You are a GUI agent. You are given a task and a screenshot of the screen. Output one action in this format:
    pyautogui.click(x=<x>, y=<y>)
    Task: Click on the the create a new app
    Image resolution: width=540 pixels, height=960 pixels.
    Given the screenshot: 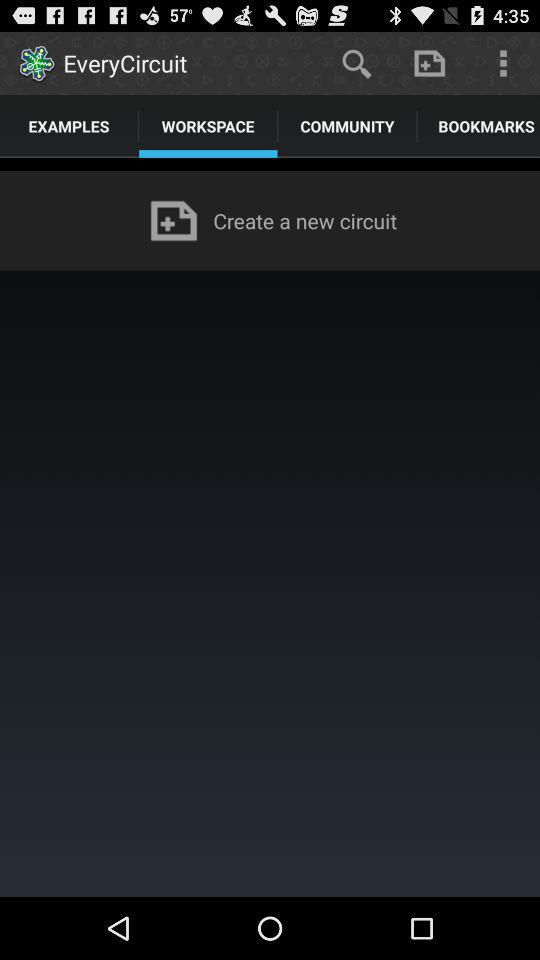 What is the action you would take?
    pyautogui.click(x=309, y=220)
    